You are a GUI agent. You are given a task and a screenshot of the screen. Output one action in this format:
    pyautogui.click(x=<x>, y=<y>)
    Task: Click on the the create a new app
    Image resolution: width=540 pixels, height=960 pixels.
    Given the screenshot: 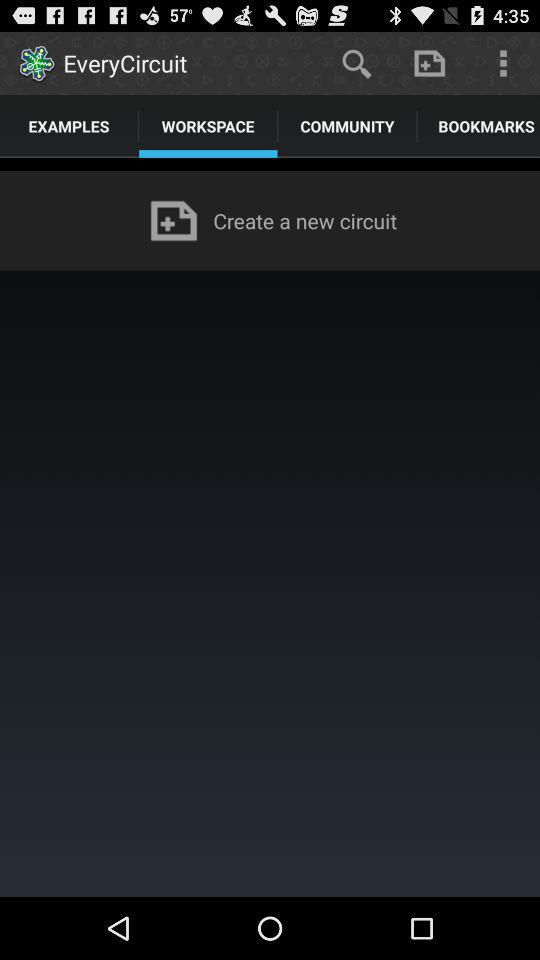 What is the action you would take?
    pyautogui.click(x=309, y=220)
    